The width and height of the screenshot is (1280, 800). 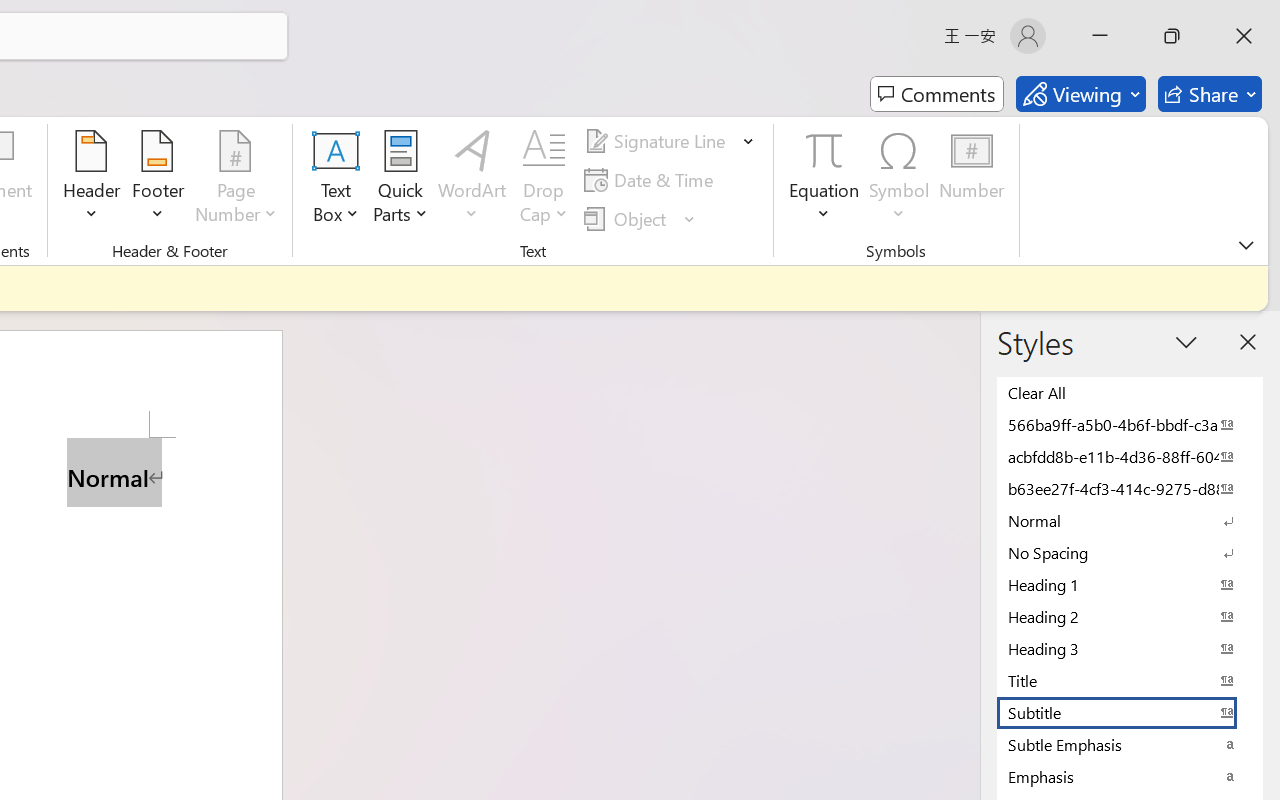 I want to click on 'Heading 3', so click(x=1130, y=647).